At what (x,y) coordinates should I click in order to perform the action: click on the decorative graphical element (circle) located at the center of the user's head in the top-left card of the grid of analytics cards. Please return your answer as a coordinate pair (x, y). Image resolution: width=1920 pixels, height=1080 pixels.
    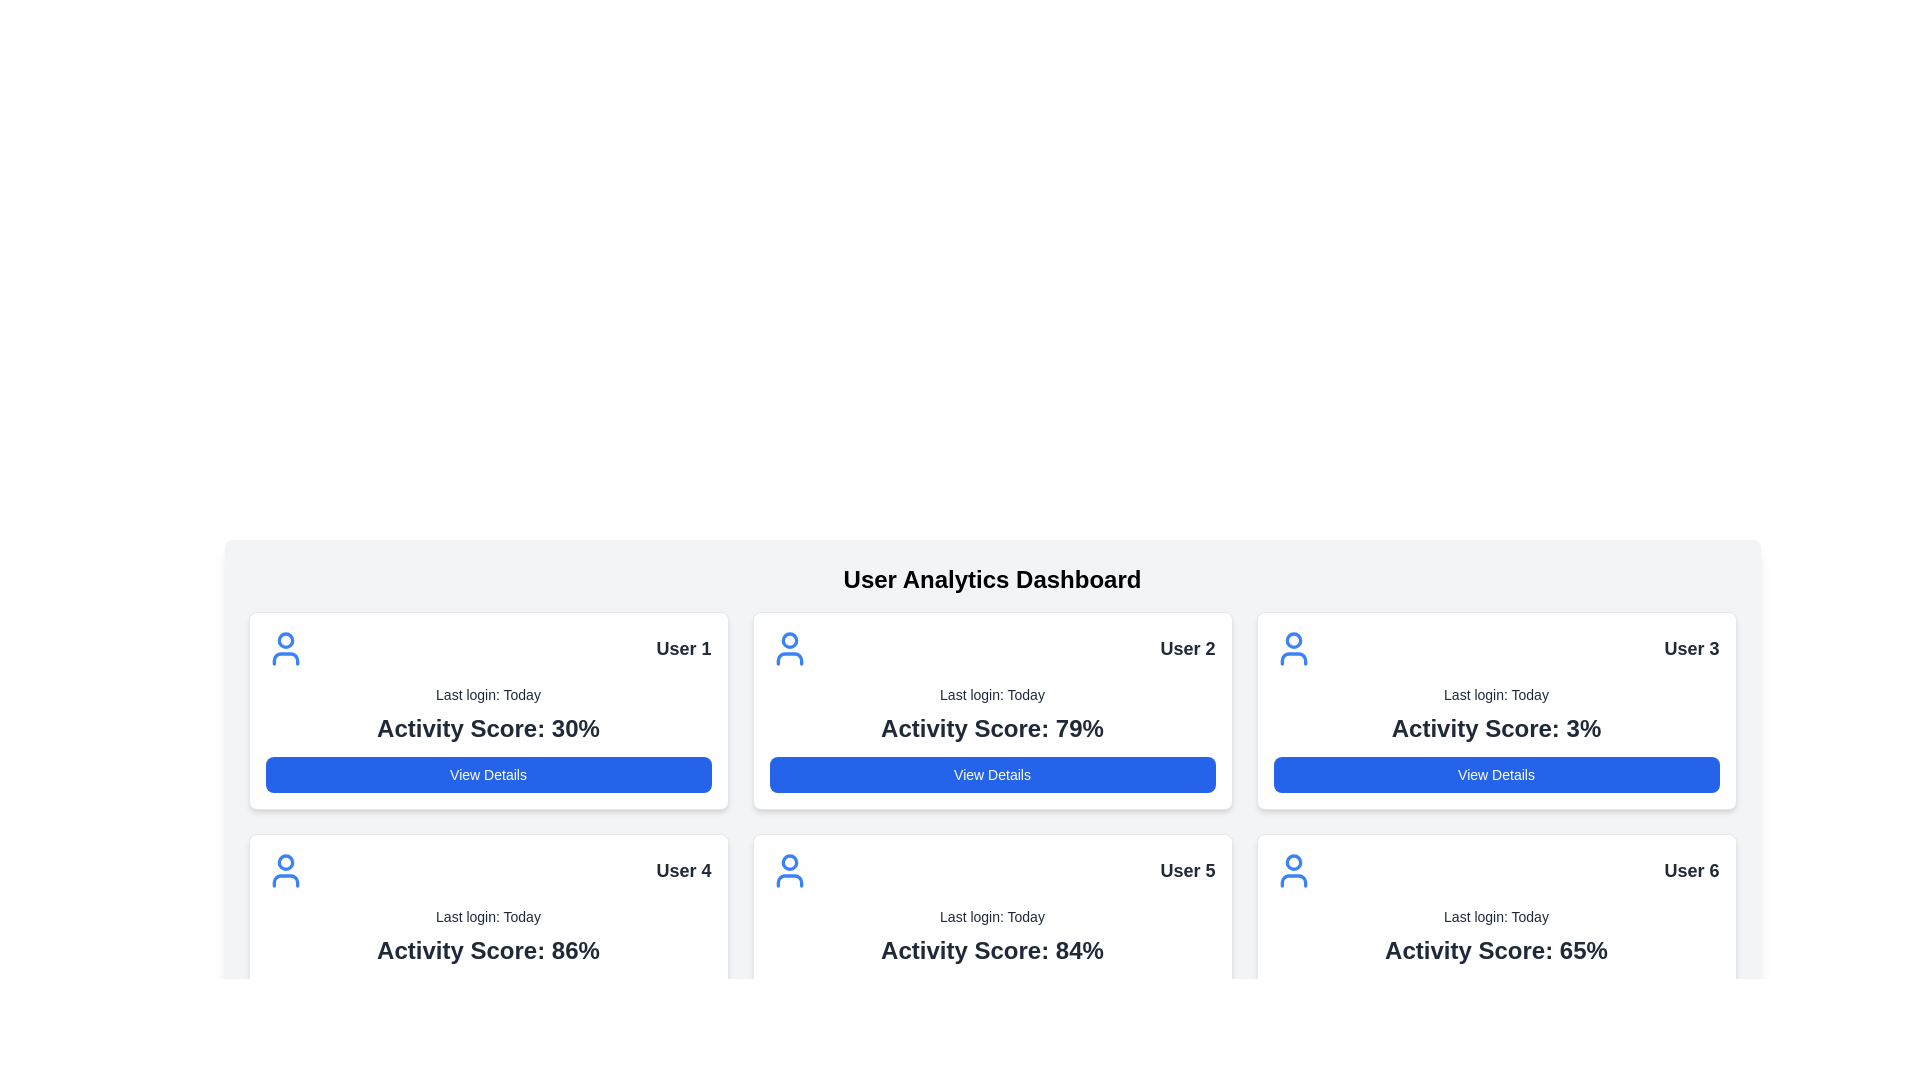
    Looking at the image, I should click on (284, 640).